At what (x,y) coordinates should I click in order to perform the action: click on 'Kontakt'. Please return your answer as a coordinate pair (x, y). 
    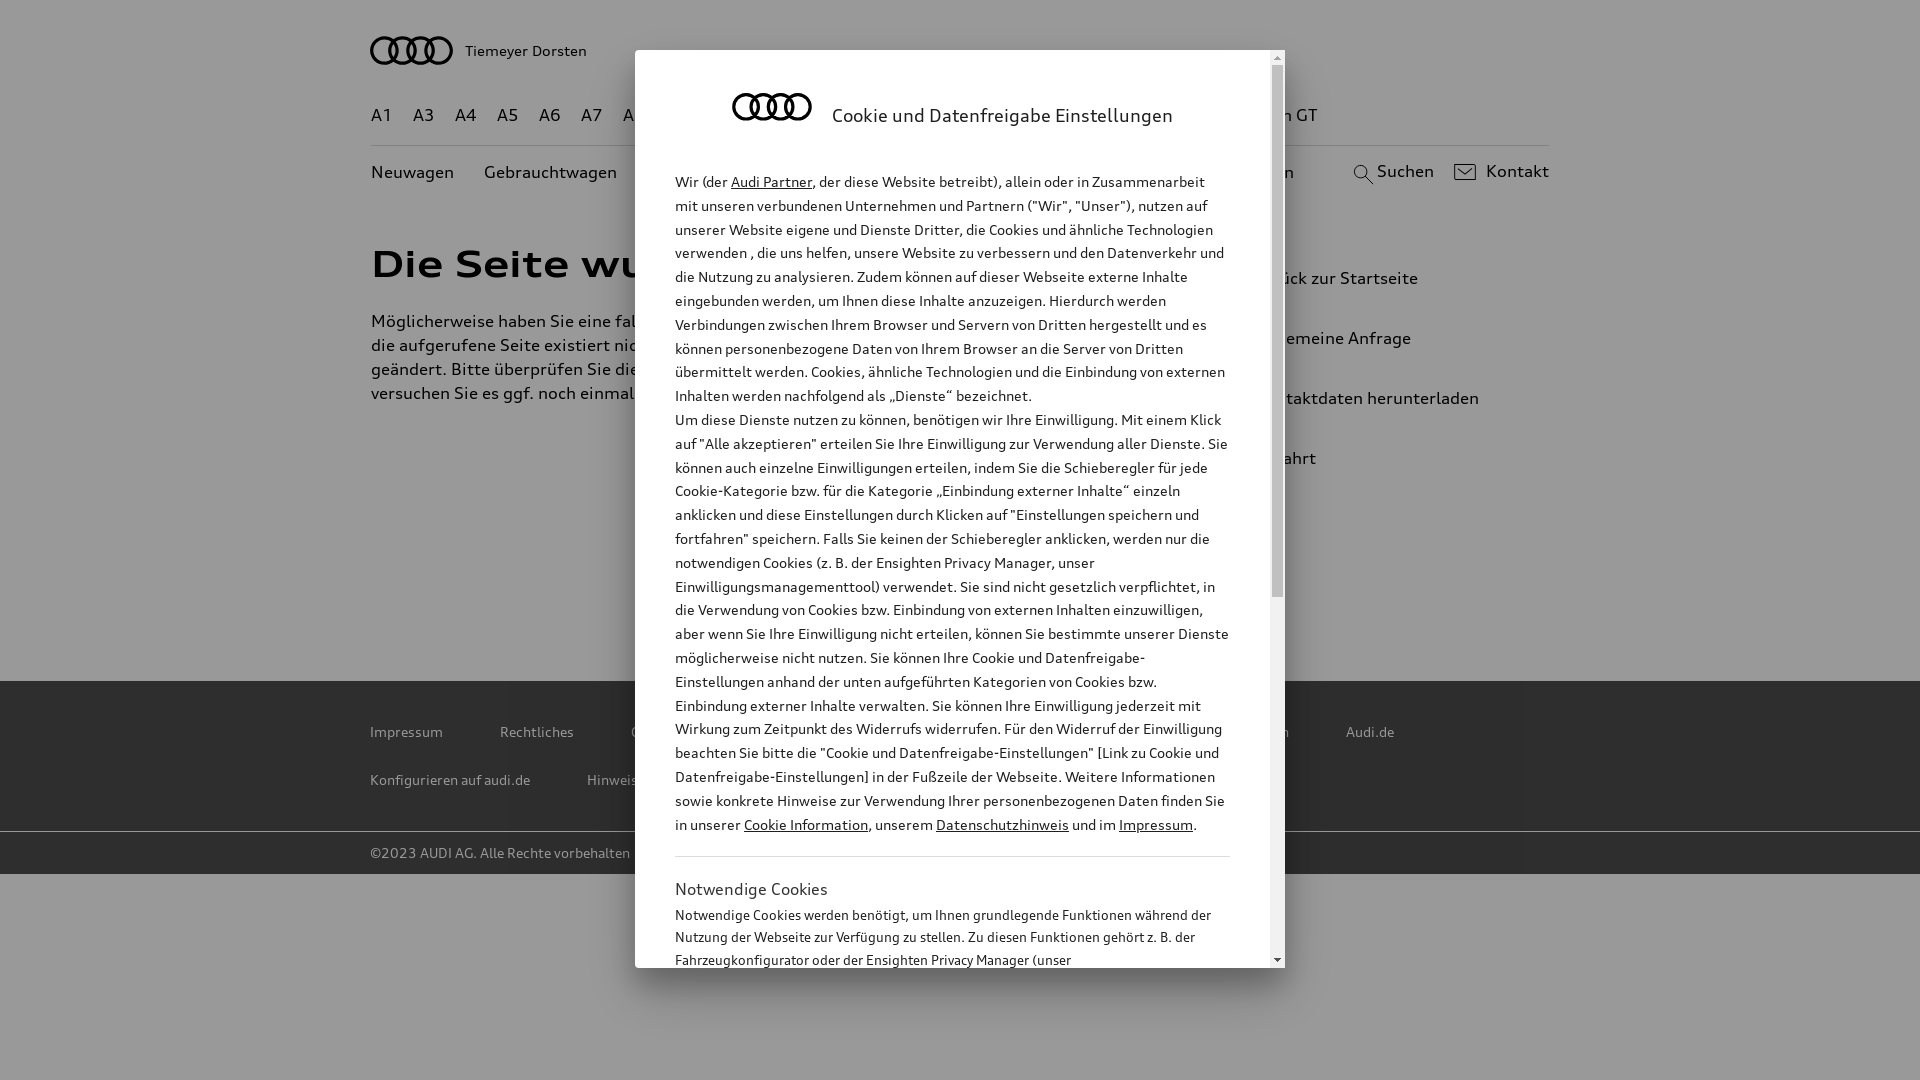
    Looking at the image, I should click on (1498, 171).